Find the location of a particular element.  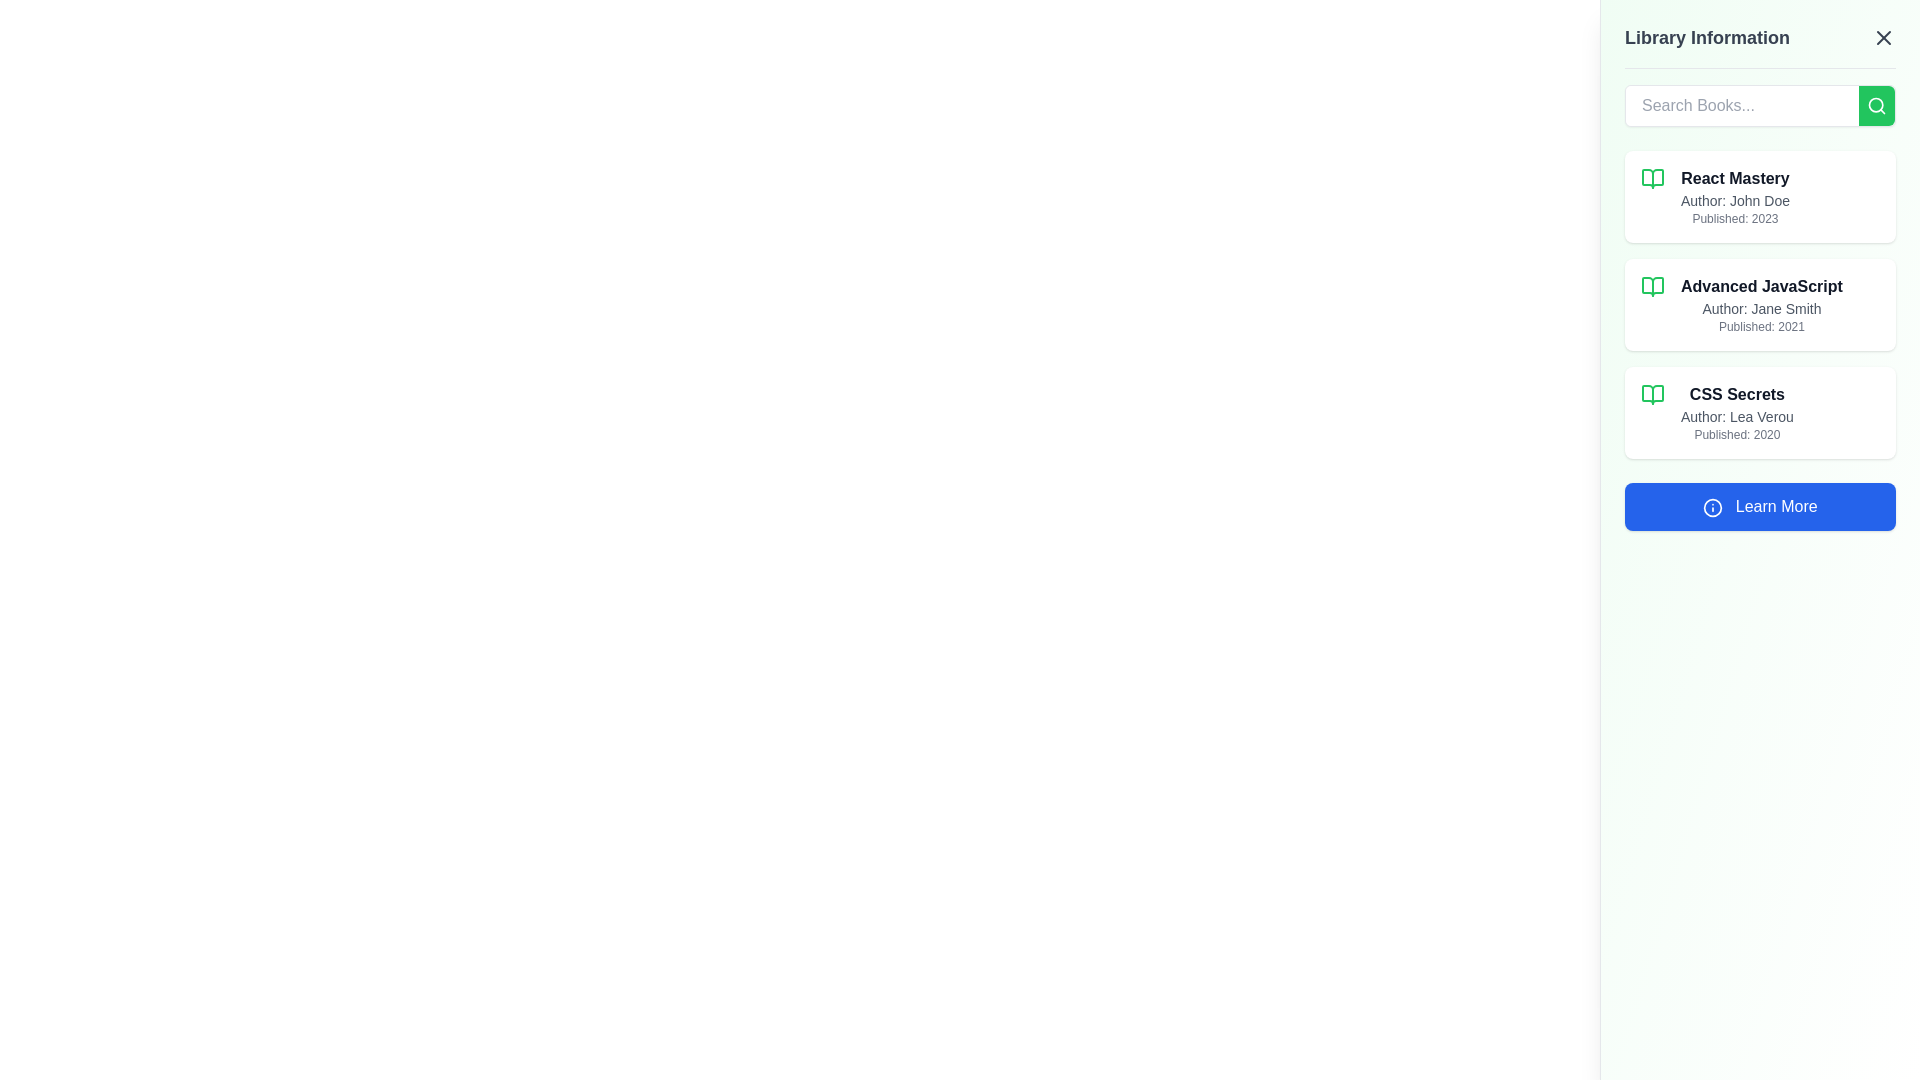

the text label displaying the author's name 'Author: Lea Verou', which is styled in gray and positioned beneath the title 'CSS Secrets' and above the publication date 'Published: 2020' is located at coordinates (1736, 415).